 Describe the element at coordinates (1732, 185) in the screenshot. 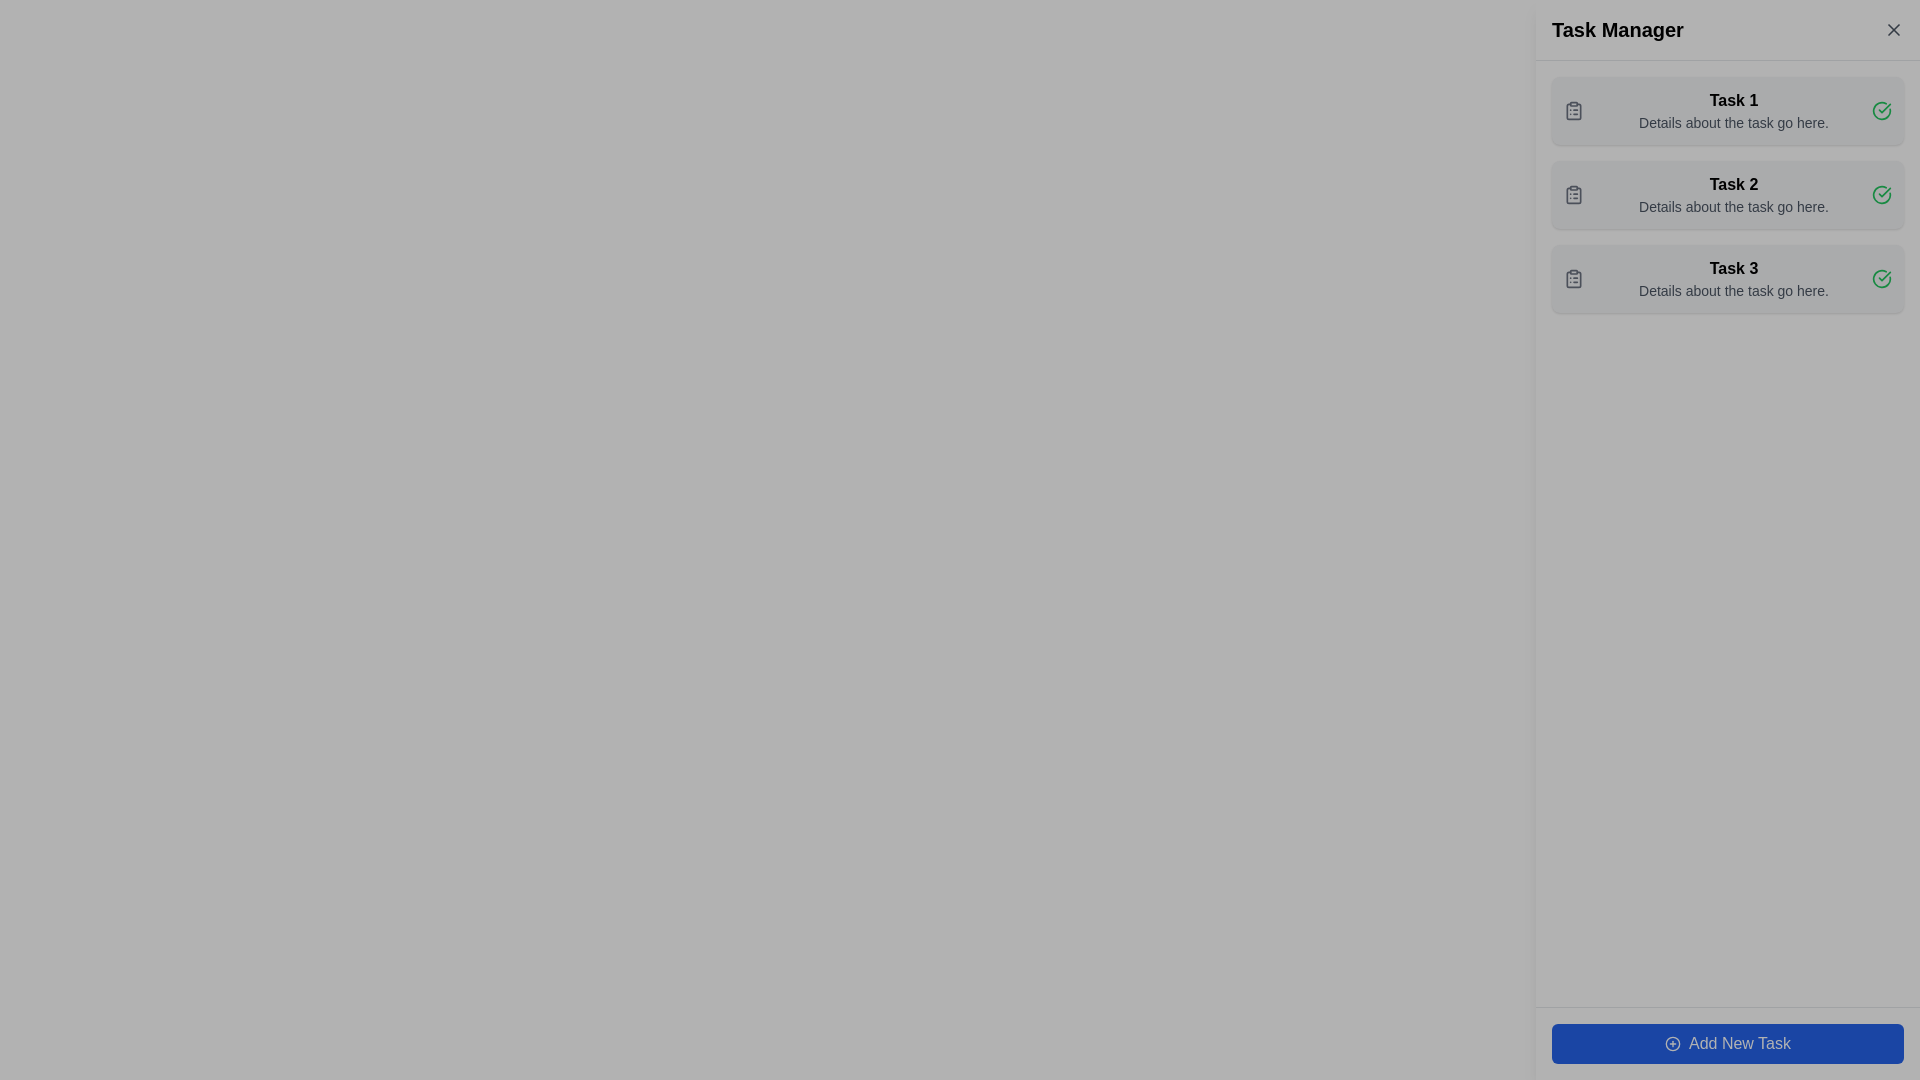

I see `the text label that serves as the title for a task entry` at that location.